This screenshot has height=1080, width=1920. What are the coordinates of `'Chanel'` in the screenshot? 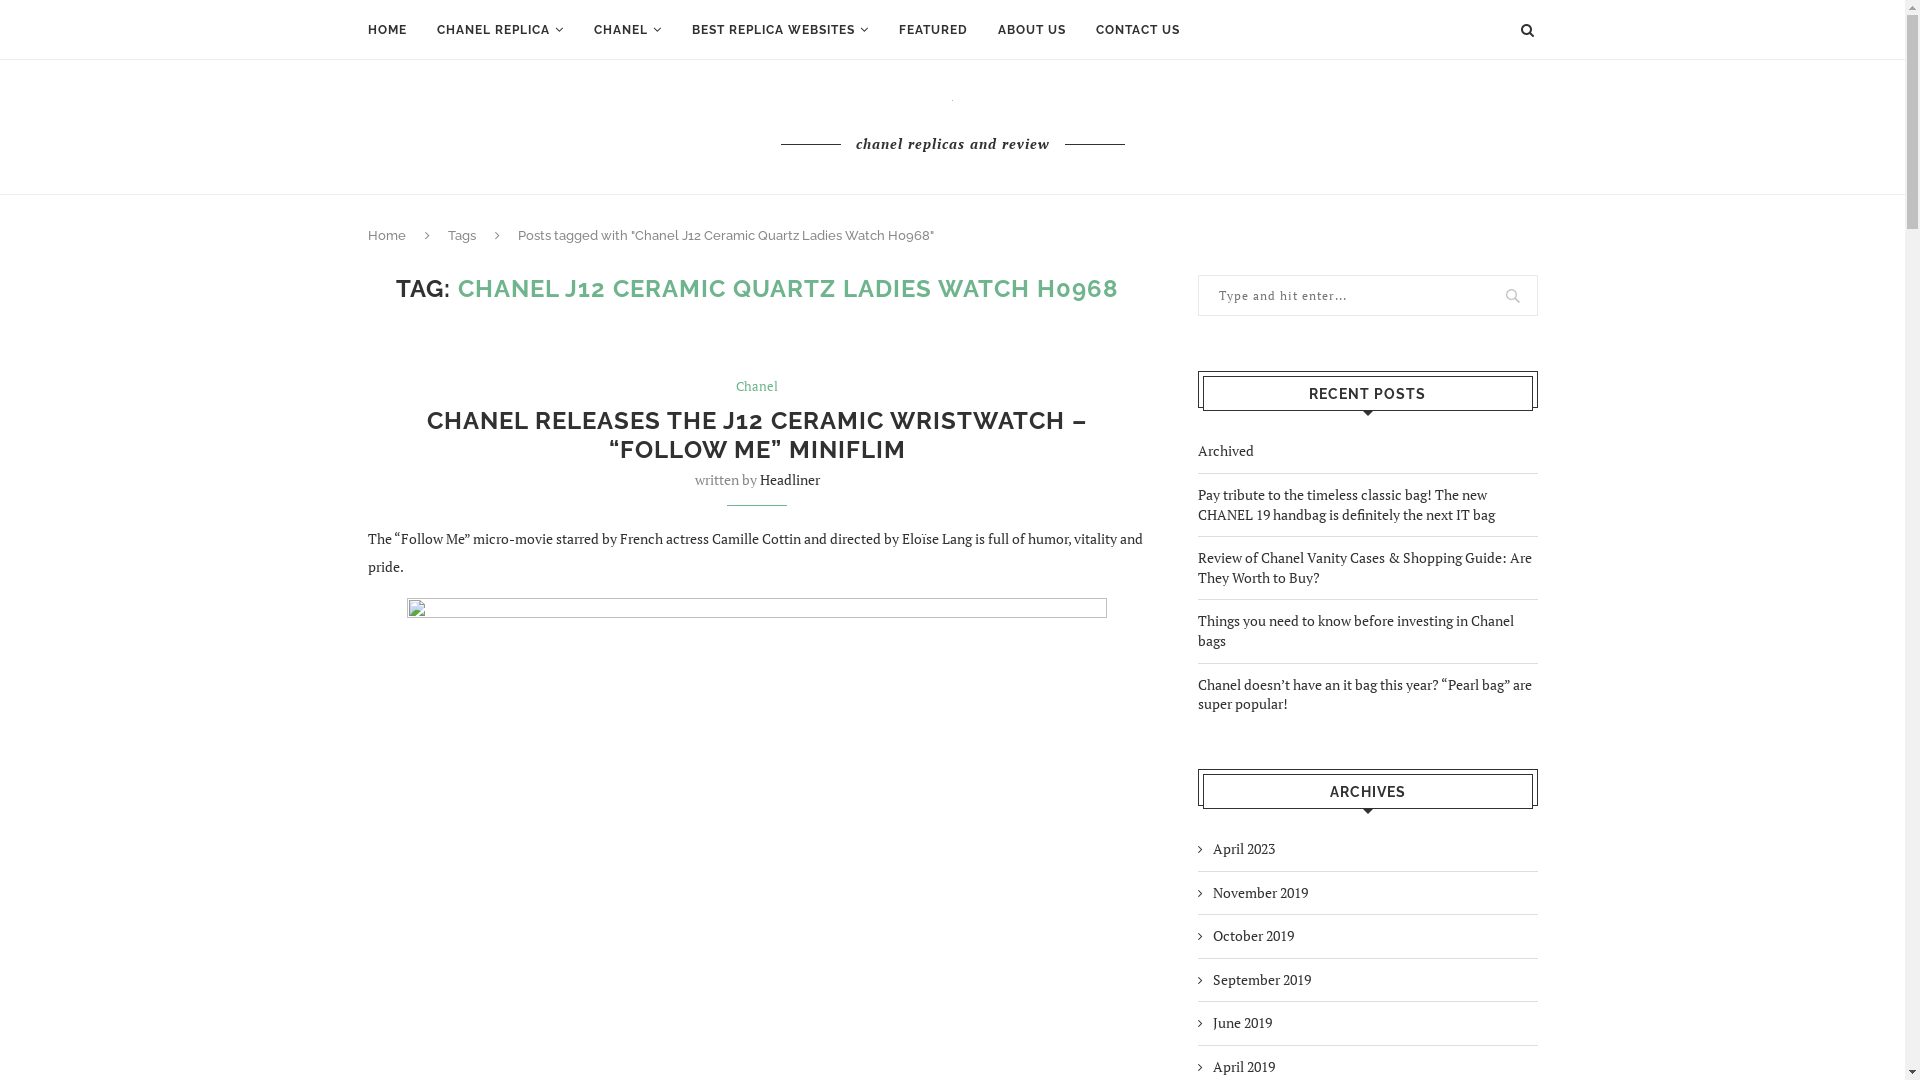 It's located at (756, 386).